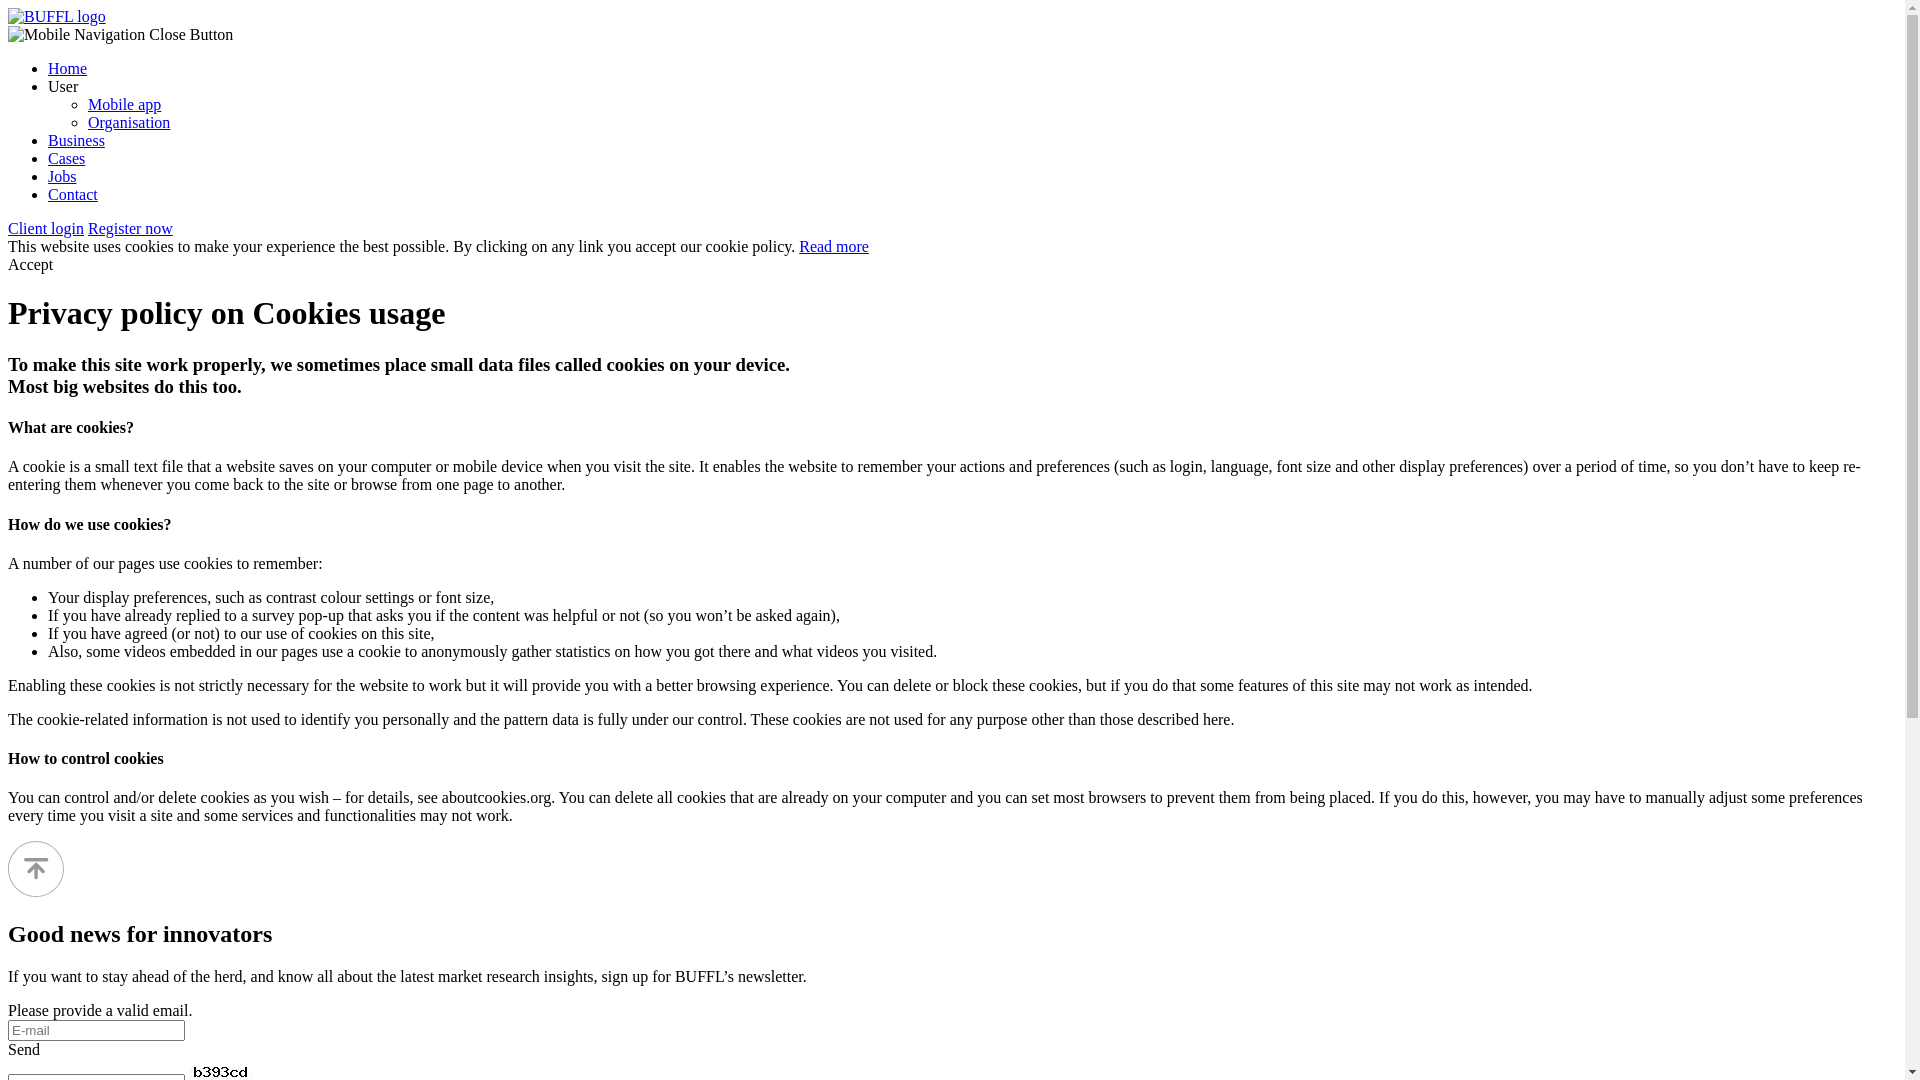 This screenshot has width=1920, height=1080. Describe the element at coordinates (72, 194) in the screenshot. I see `'Contact'` at that location.